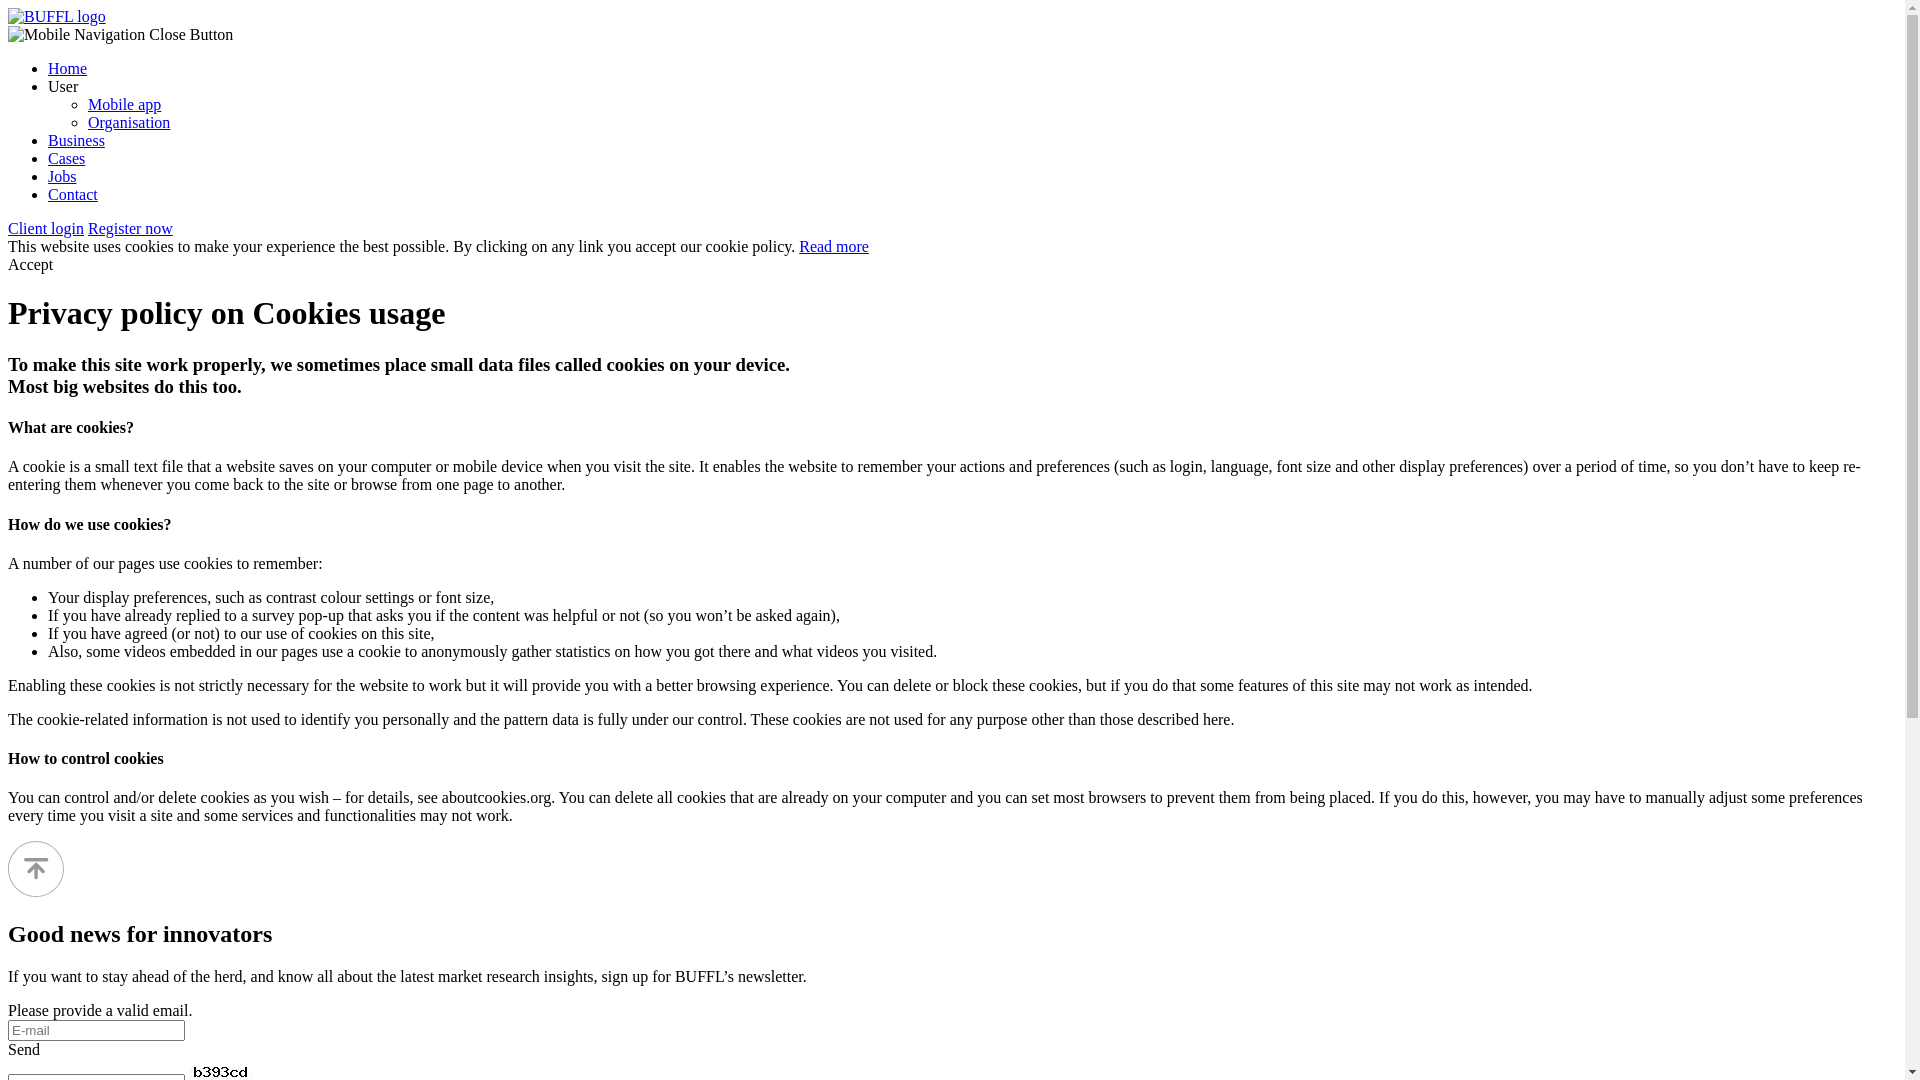 This screenshot has width=1920, height=1080. Describe the element at coordinates (72, 194) in the screenshot. I see `'Contact'` at that location.